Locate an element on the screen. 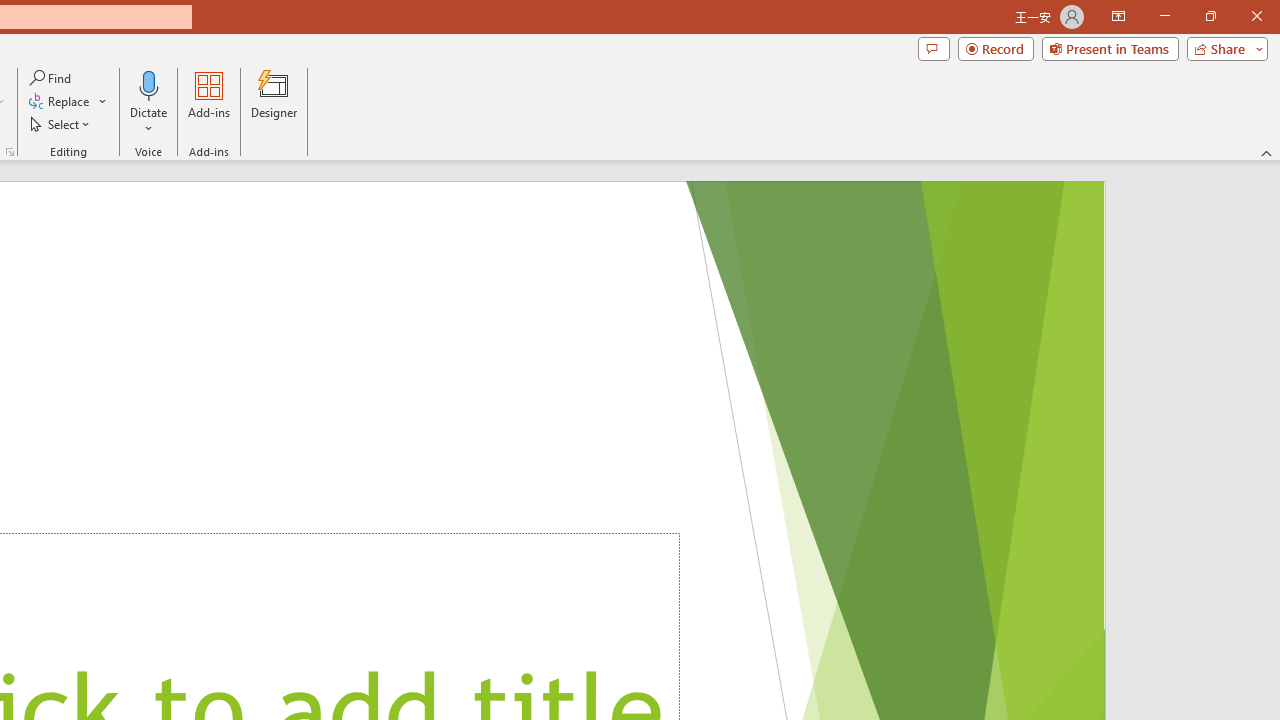 The width and height of the screenshot is (1280, 720). 'Designer' is located at coordinates (273, 103).